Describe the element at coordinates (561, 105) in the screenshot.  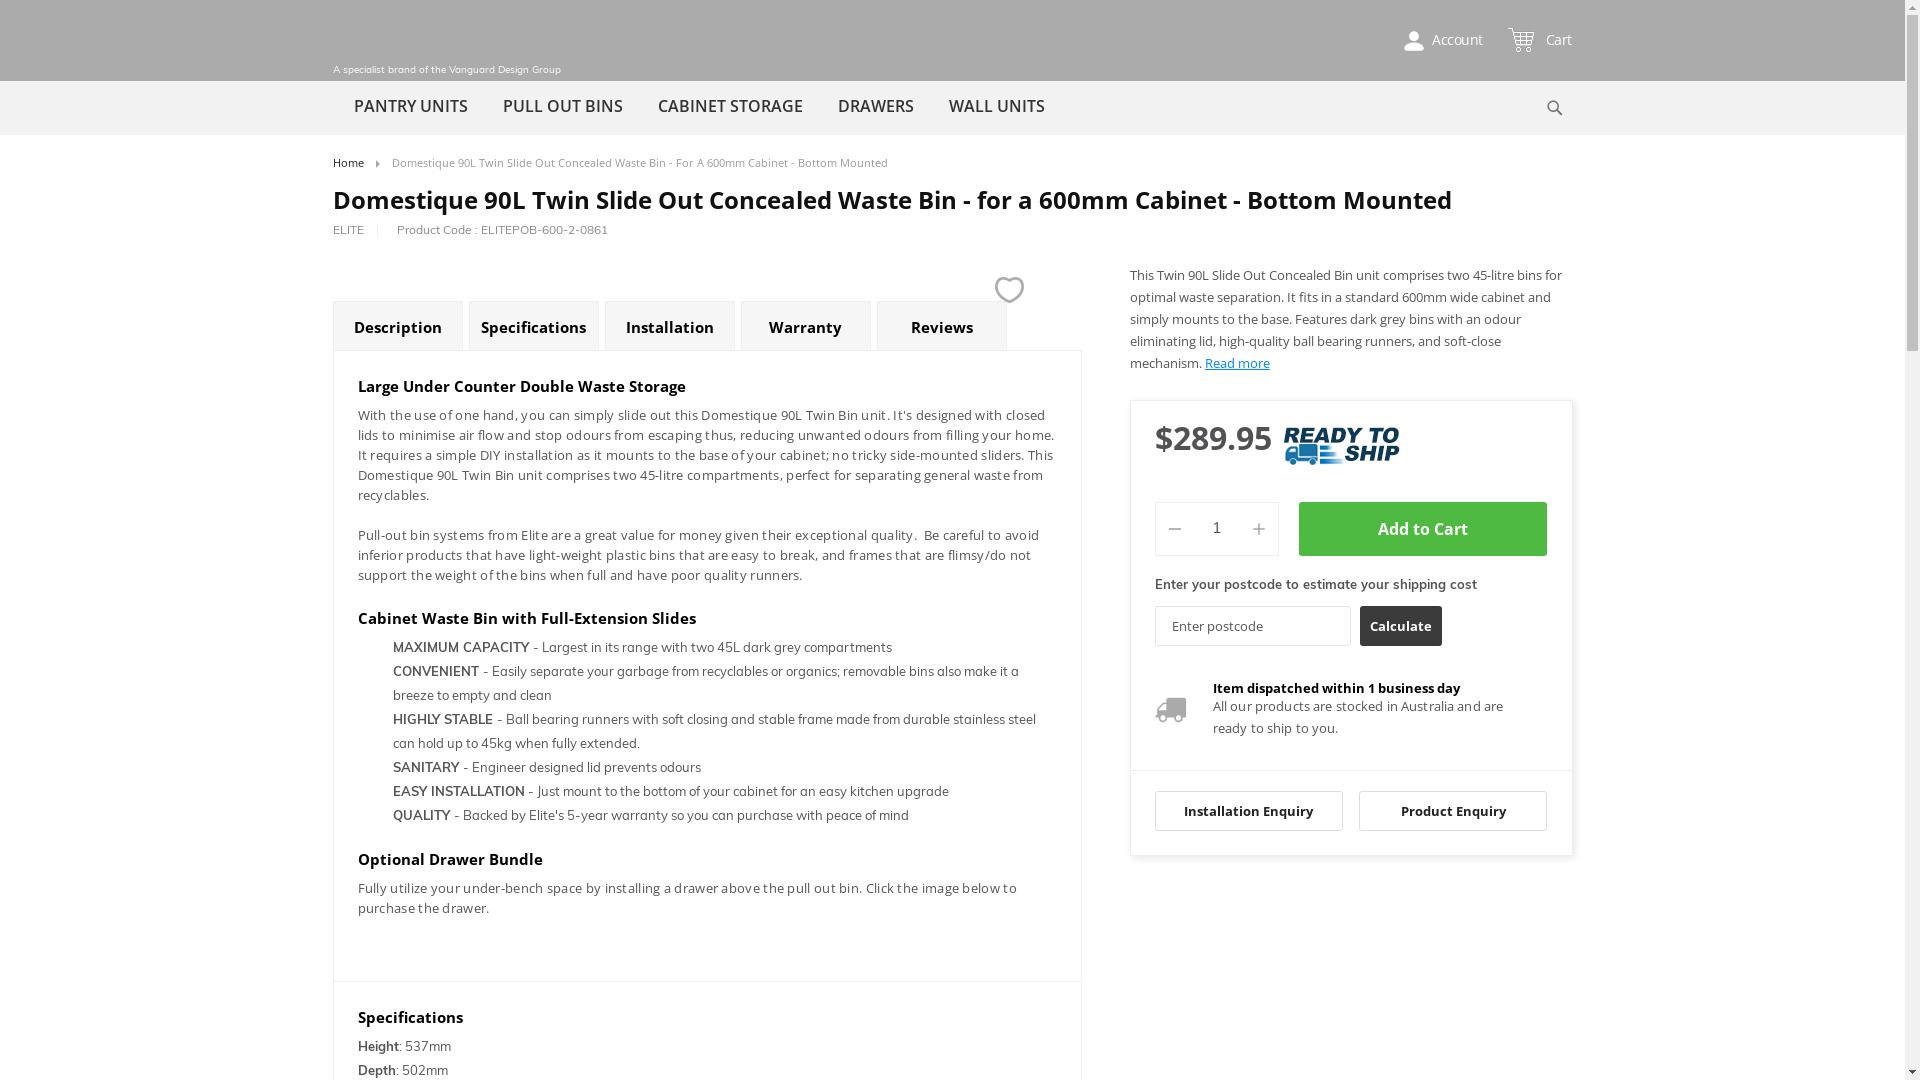
I see `'PULL OUT BINS'` at that location.